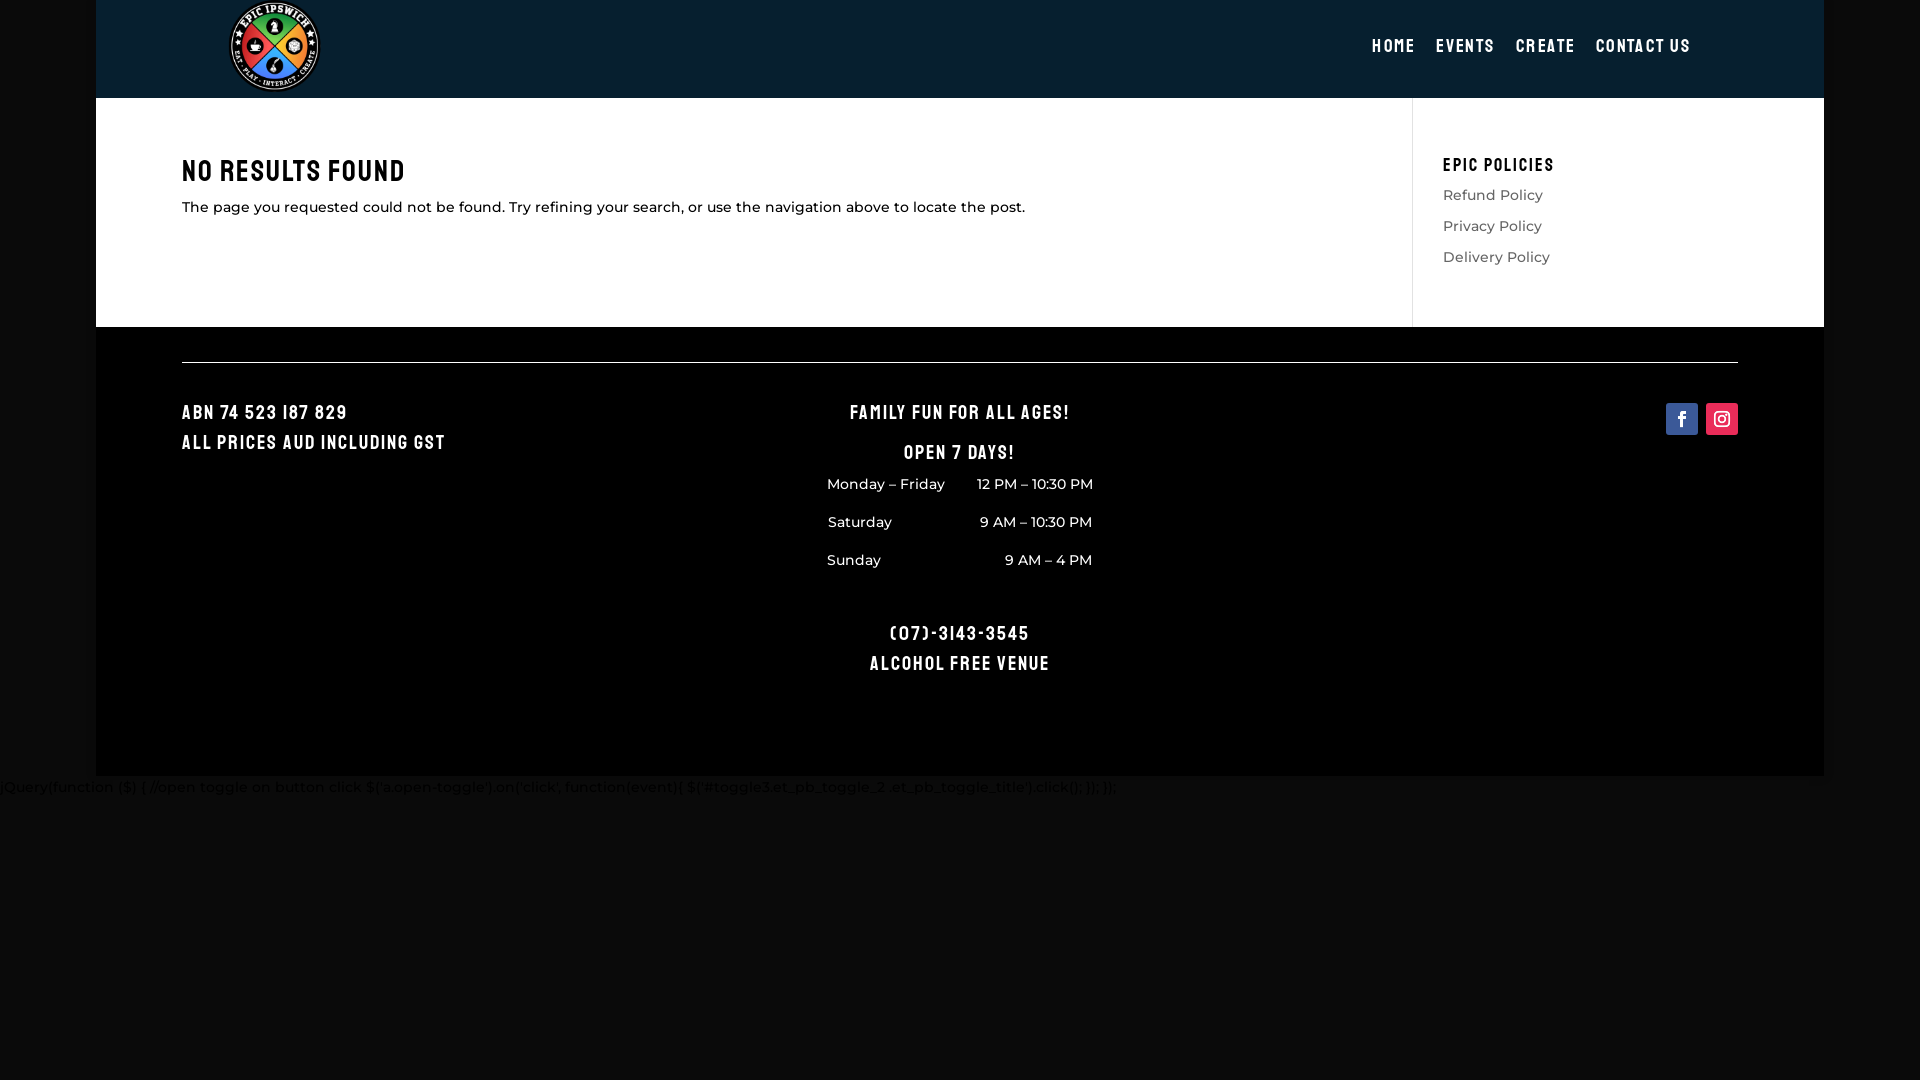 Image resolution: width=1920 pixels, height=1080 pixels. I want to click on 'Home', so click(1394, 48).